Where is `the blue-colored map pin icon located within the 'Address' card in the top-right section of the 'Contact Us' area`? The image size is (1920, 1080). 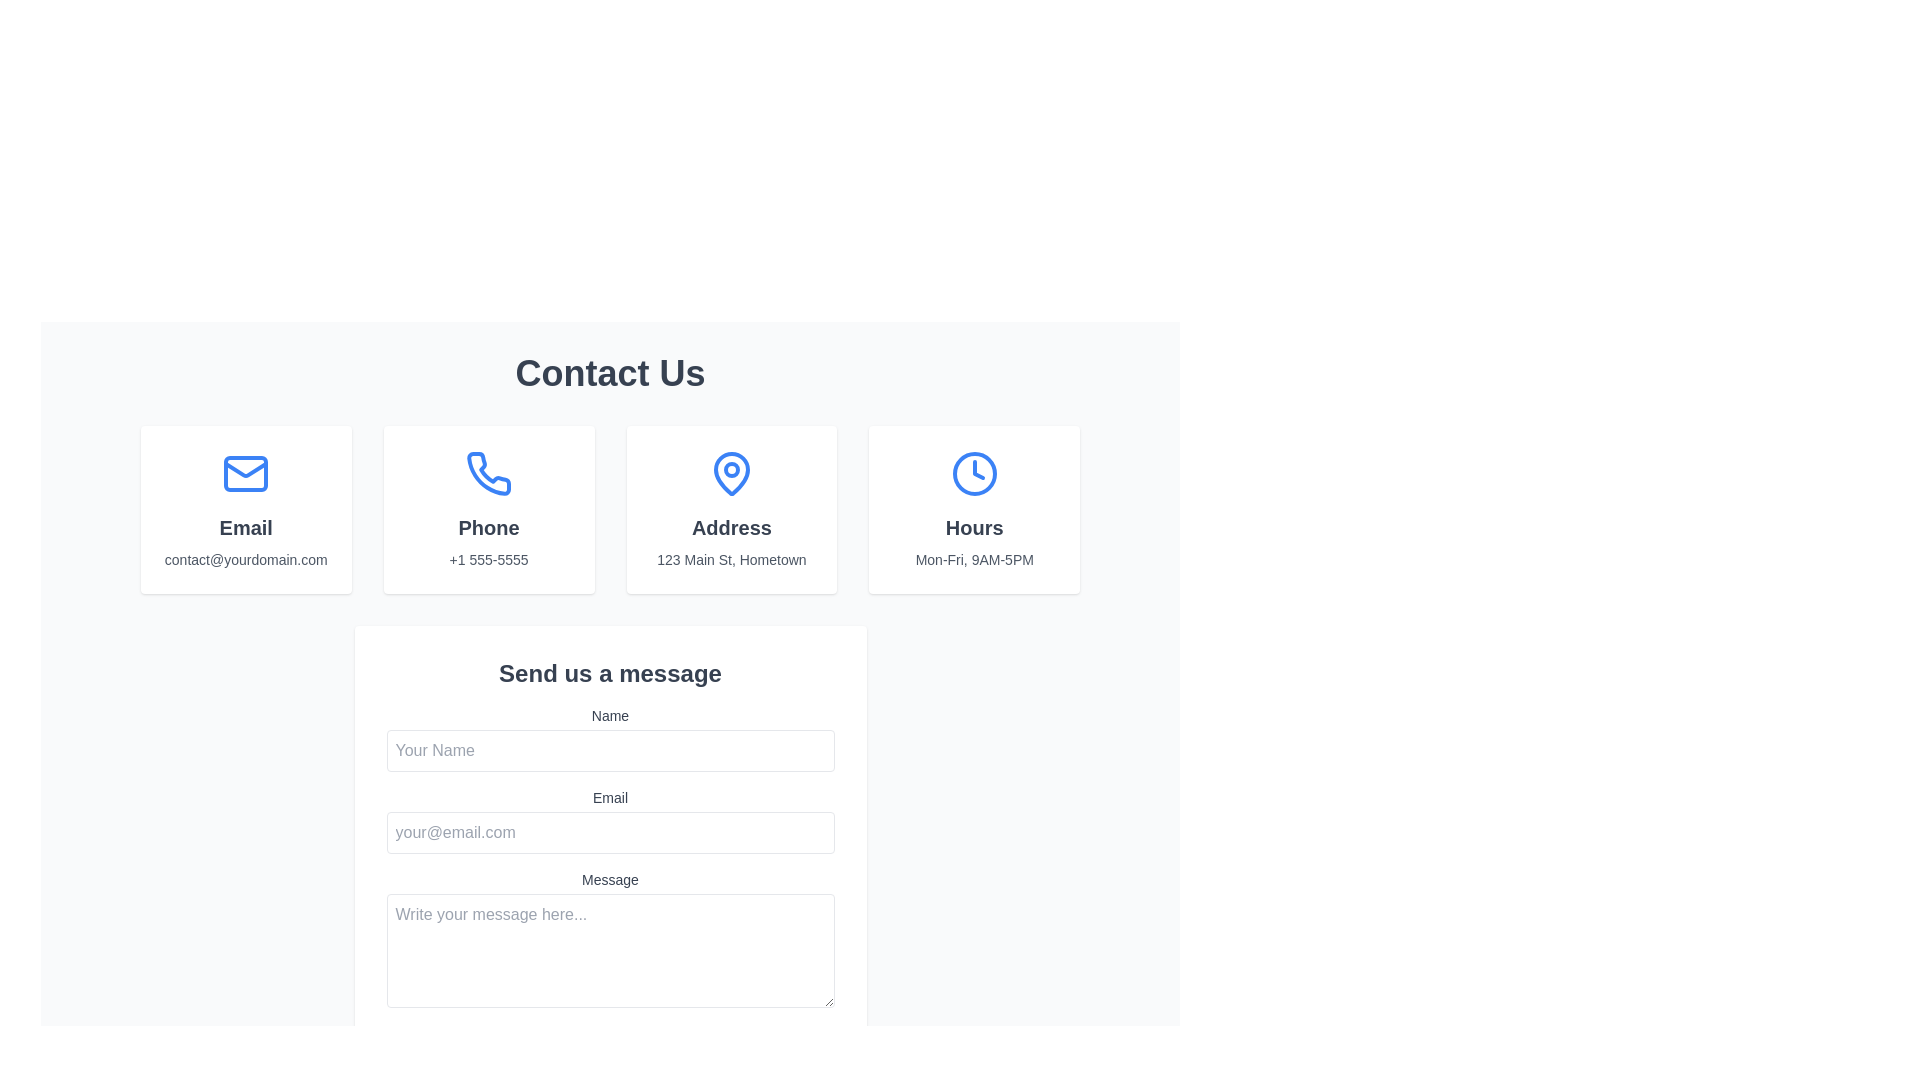
the blue-colored map pin icon located within the 'Address' card in the top-right section of the 'Contact Us' area is located at coordinates (730, 474).